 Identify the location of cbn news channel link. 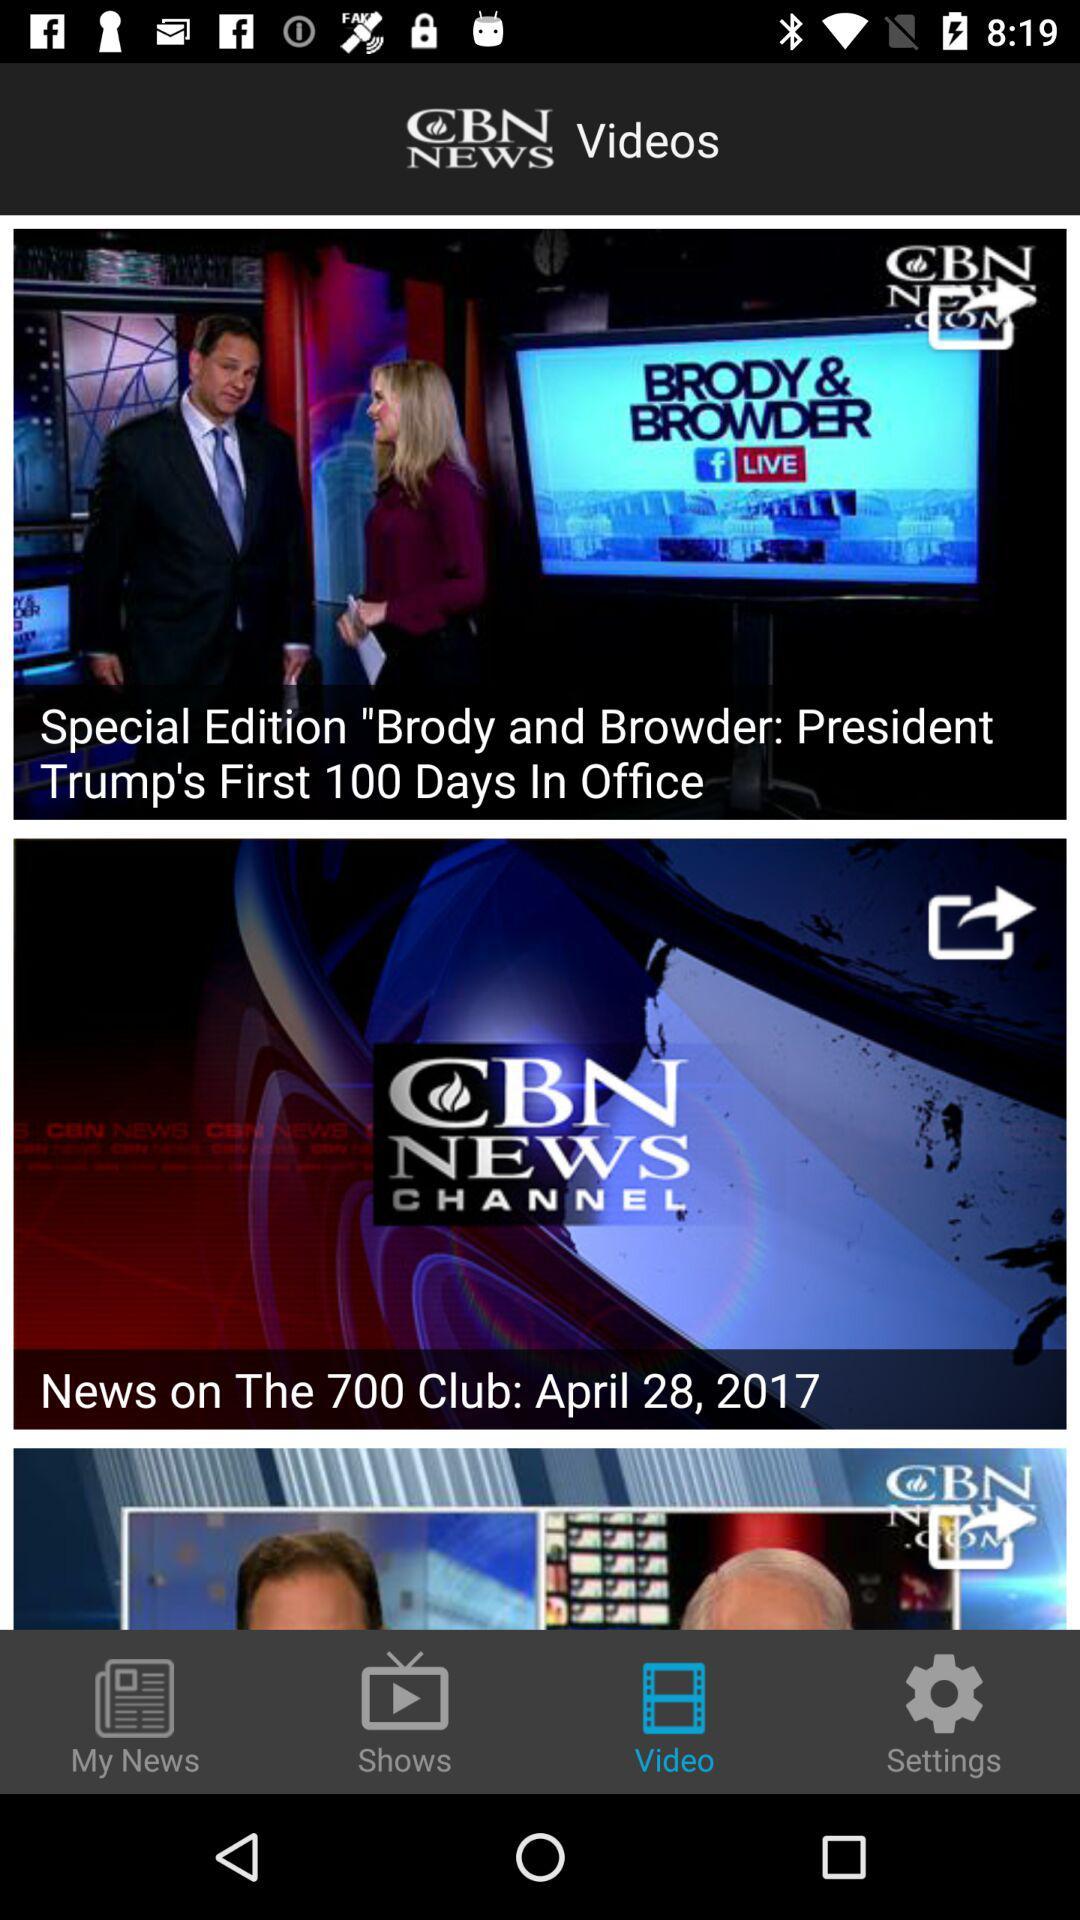
(540, 1133).